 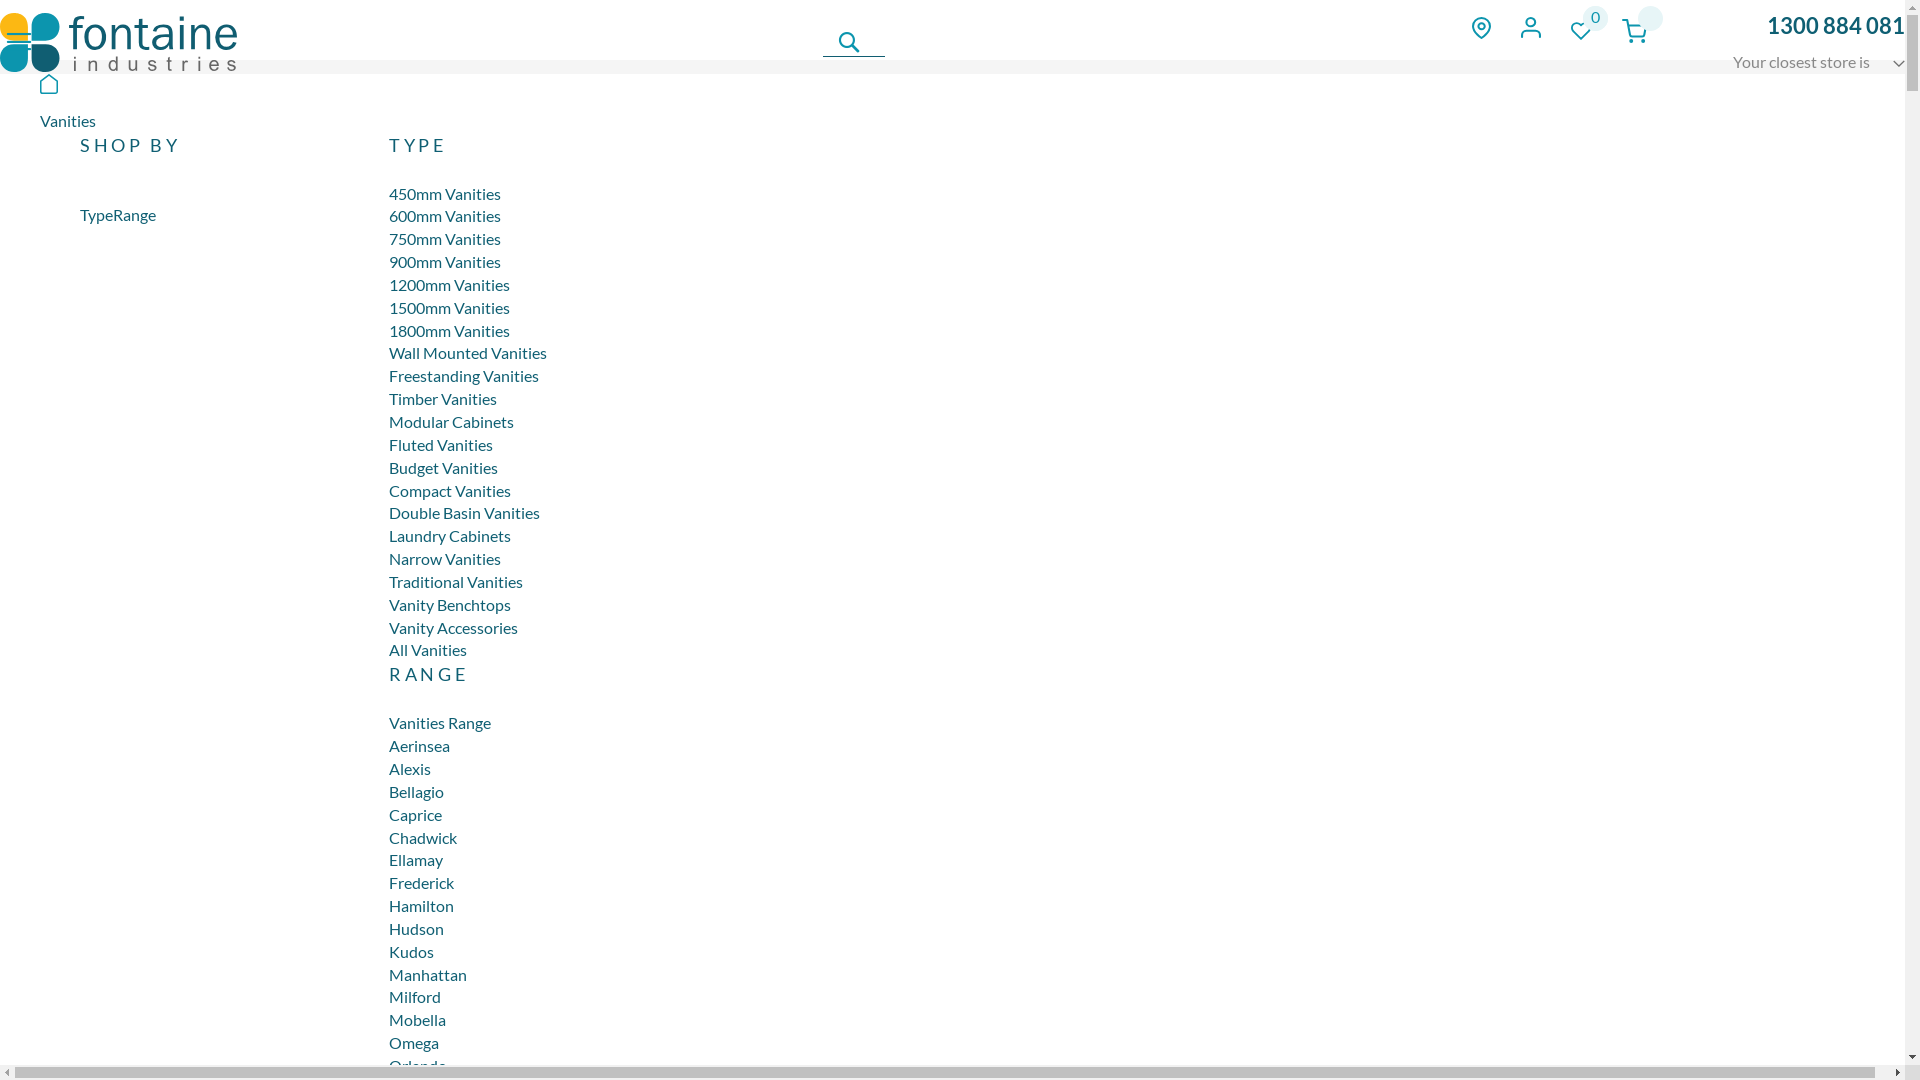 What do you see at coordinates (444, 193) in the screenshot?
I see `'450mm Vanities'` at bounding box center [444, 193].